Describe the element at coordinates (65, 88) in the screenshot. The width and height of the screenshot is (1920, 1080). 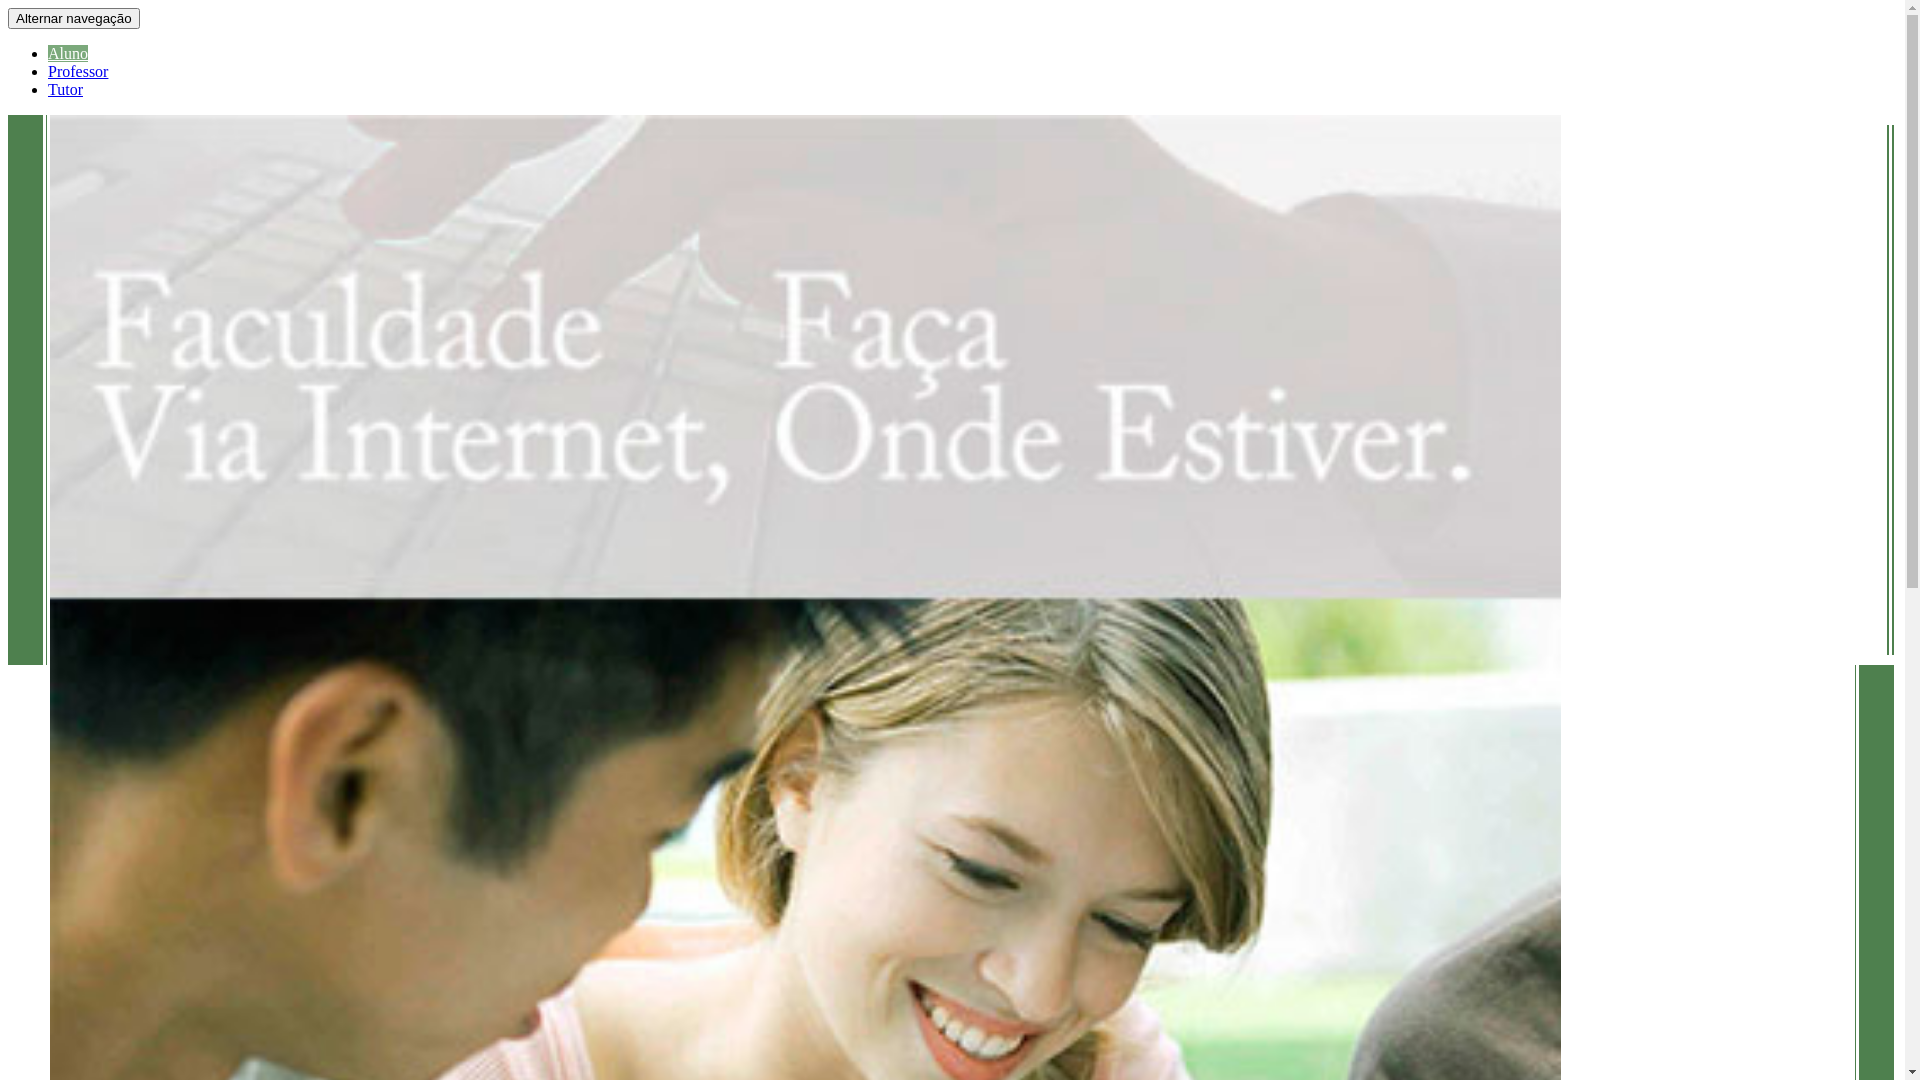
I see `'Tutor'` at that location.